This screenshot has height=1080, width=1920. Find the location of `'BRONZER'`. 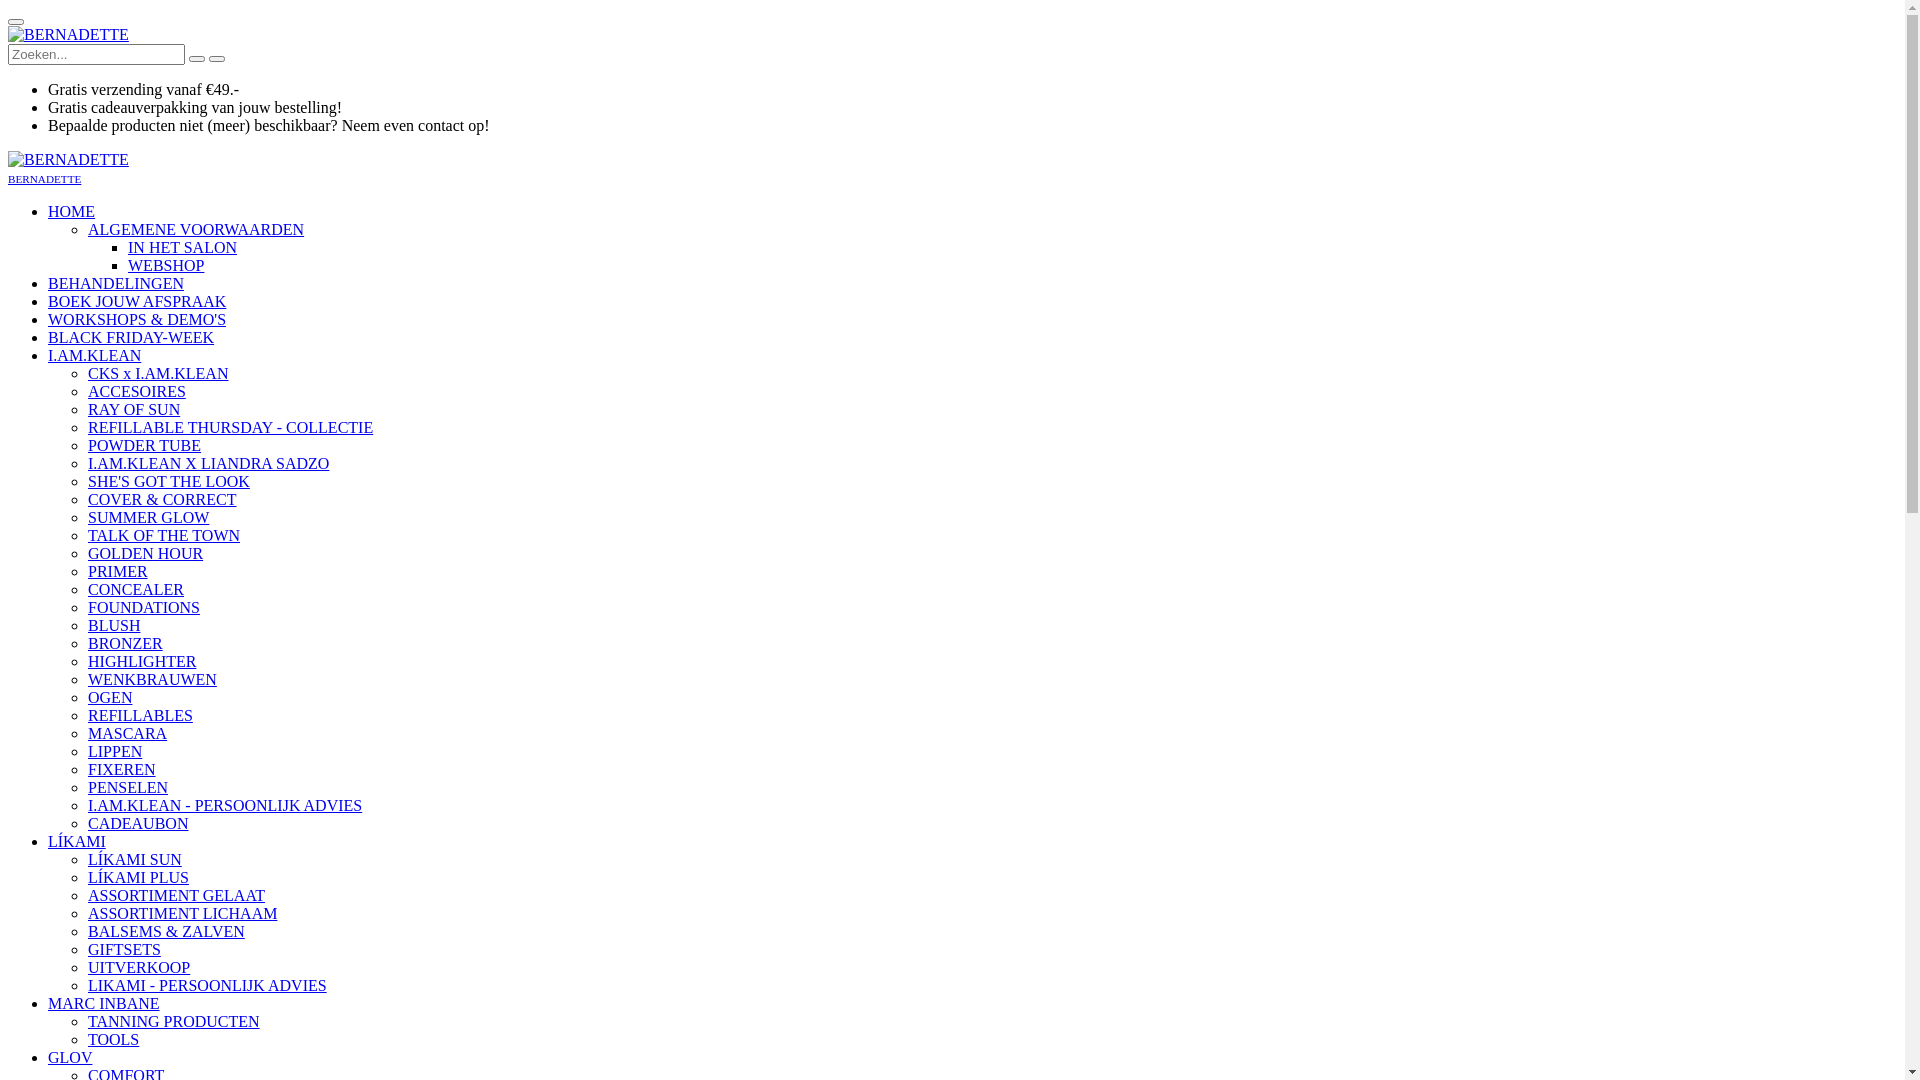

'BRONZER' is located at coordinates (124, 643).